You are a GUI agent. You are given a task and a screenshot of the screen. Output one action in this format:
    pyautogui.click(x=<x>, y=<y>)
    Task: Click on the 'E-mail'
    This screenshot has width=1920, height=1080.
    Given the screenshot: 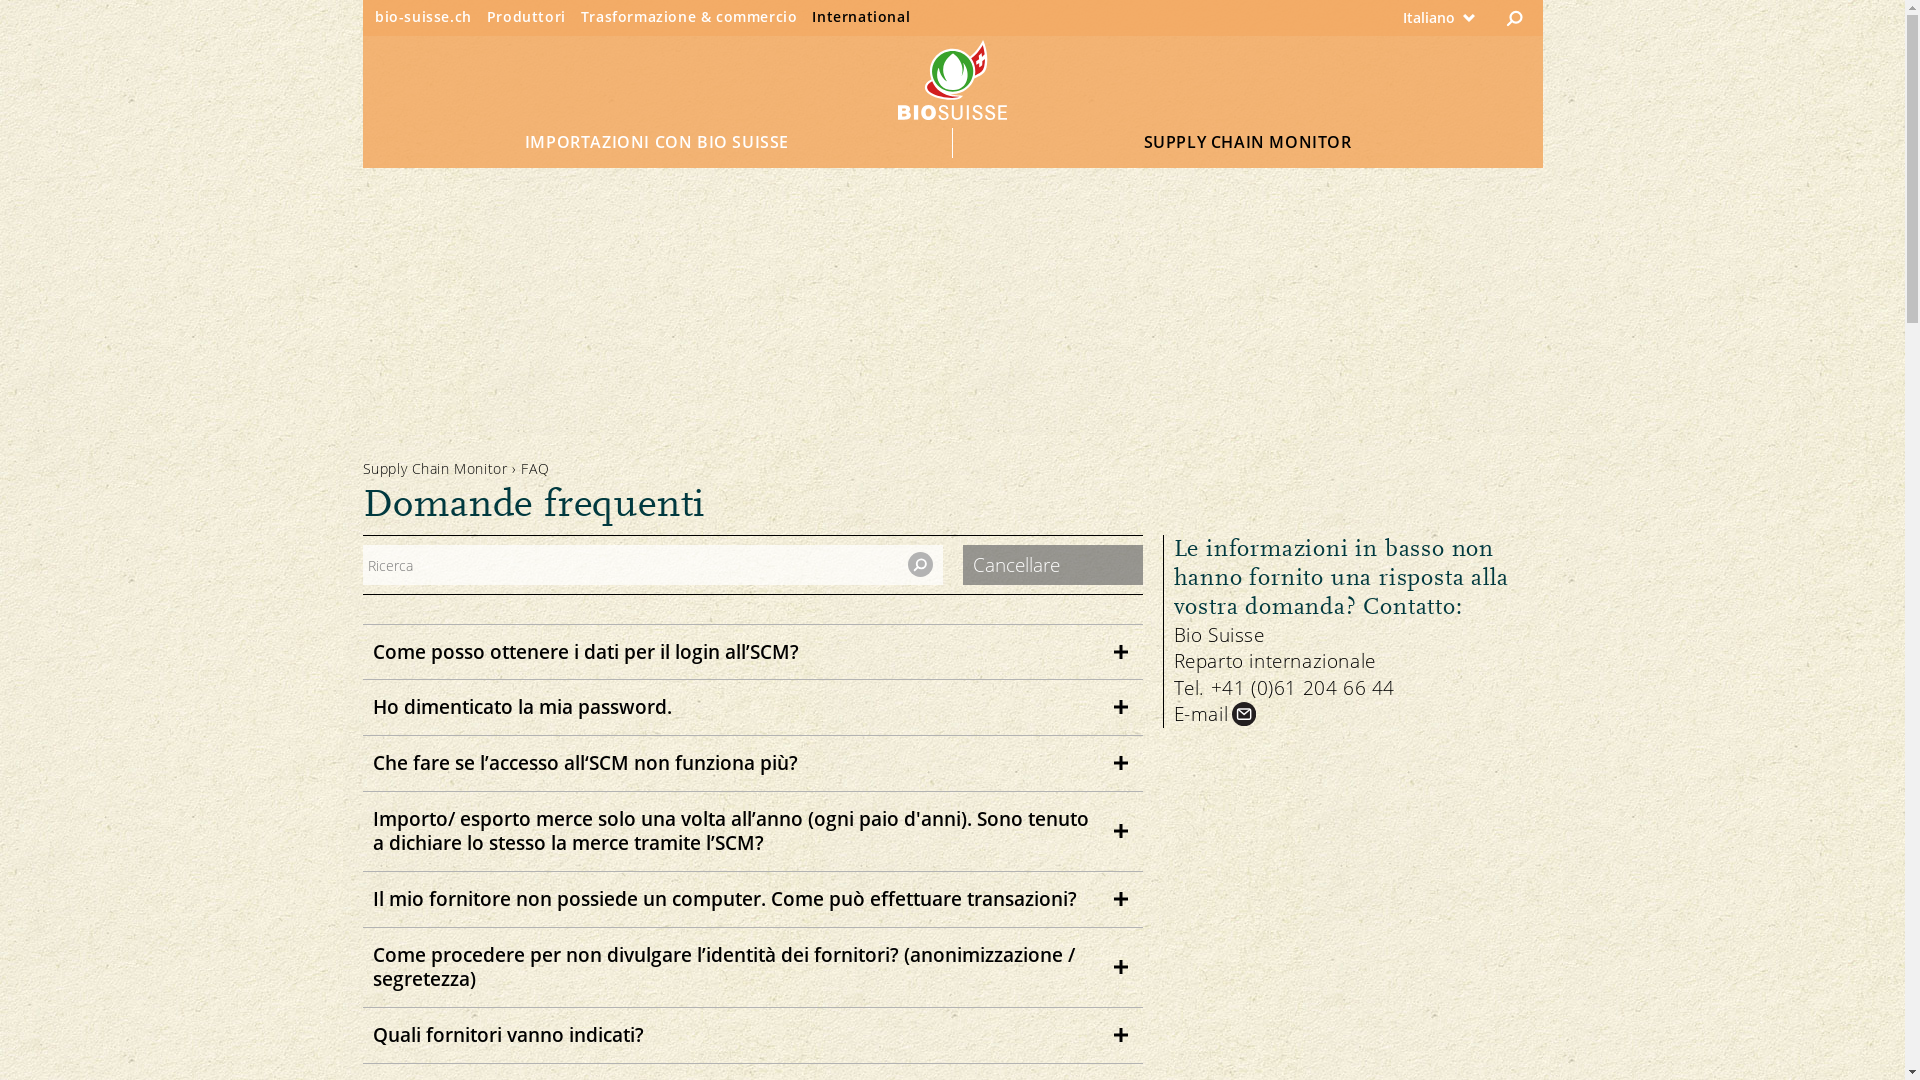 What is the action you would take?
    pyautogui.click(x=1216, y=713)
    